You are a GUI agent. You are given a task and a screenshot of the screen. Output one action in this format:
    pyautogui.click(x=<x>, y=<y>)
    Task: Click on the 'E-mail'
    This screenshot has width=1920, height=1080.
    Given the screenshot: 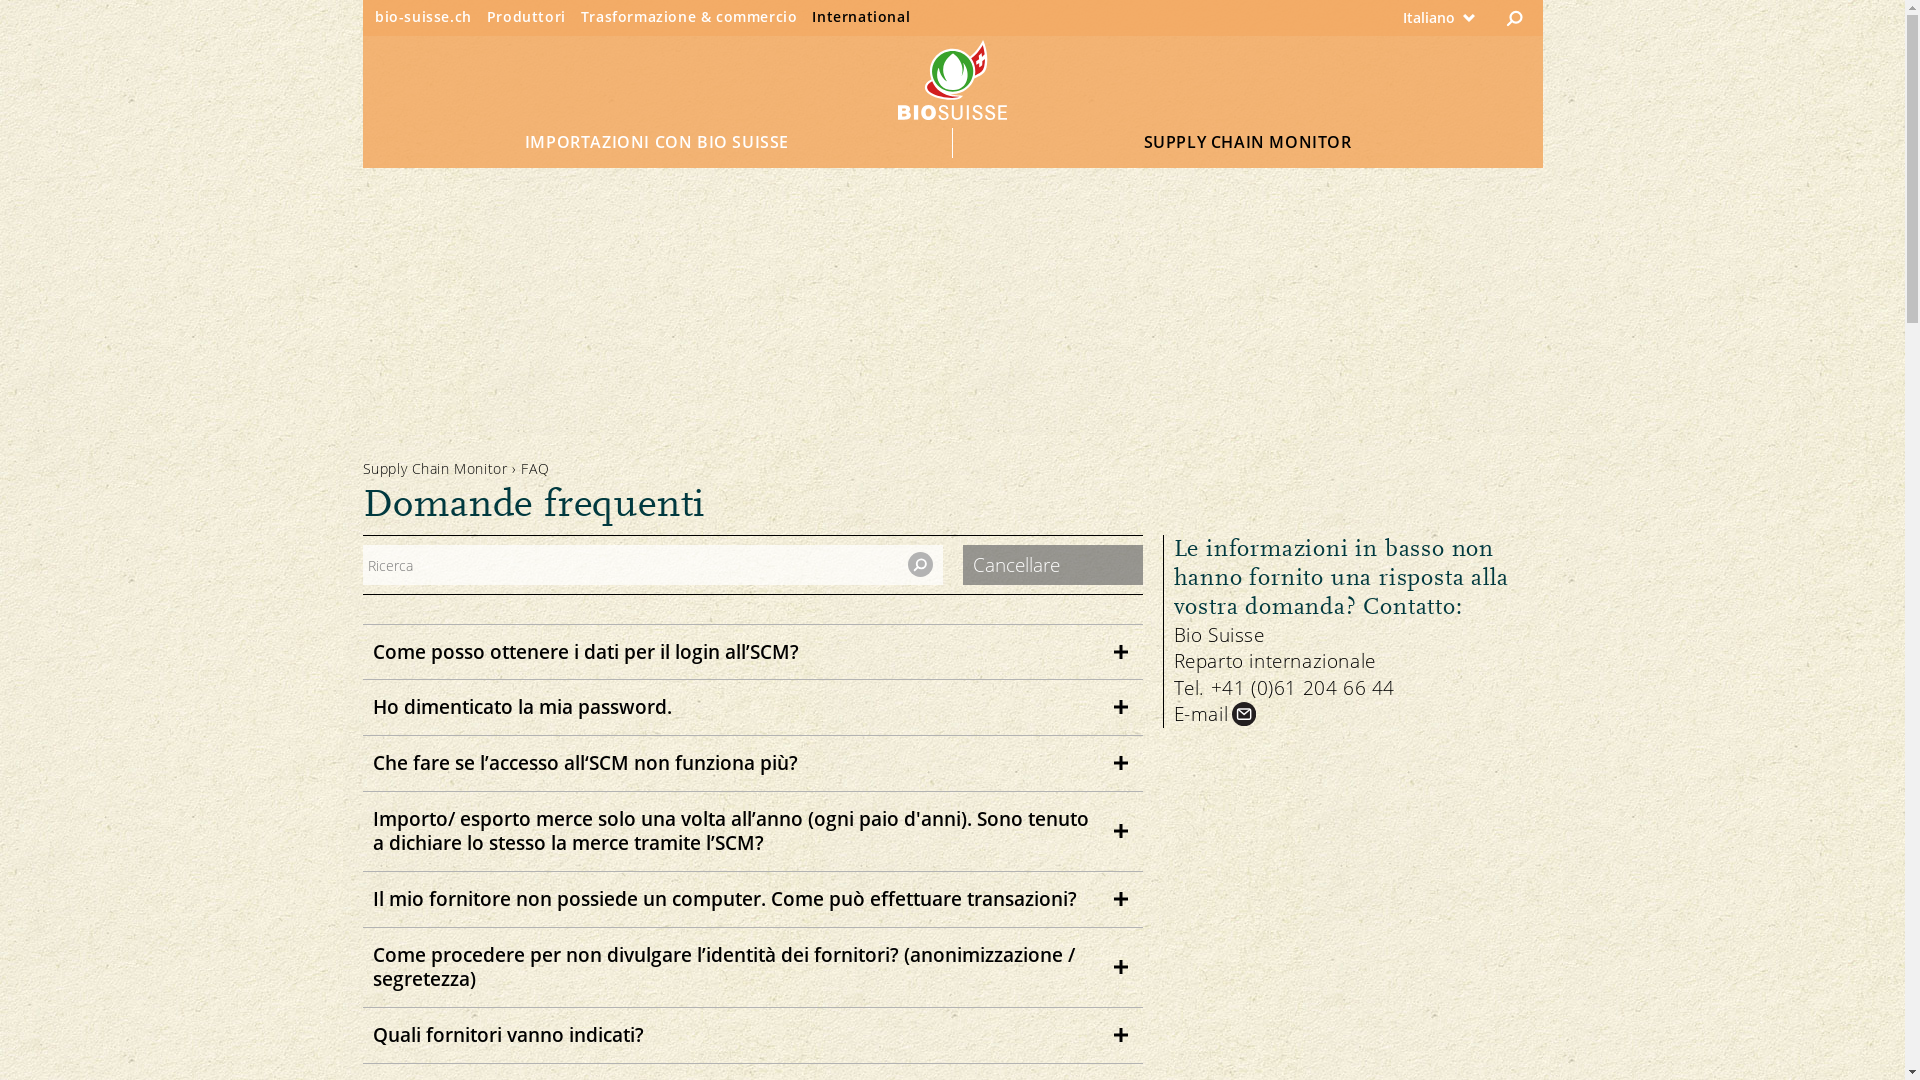 What is the action you would take?
    pyautogui.click(x=1216, y=713)
    